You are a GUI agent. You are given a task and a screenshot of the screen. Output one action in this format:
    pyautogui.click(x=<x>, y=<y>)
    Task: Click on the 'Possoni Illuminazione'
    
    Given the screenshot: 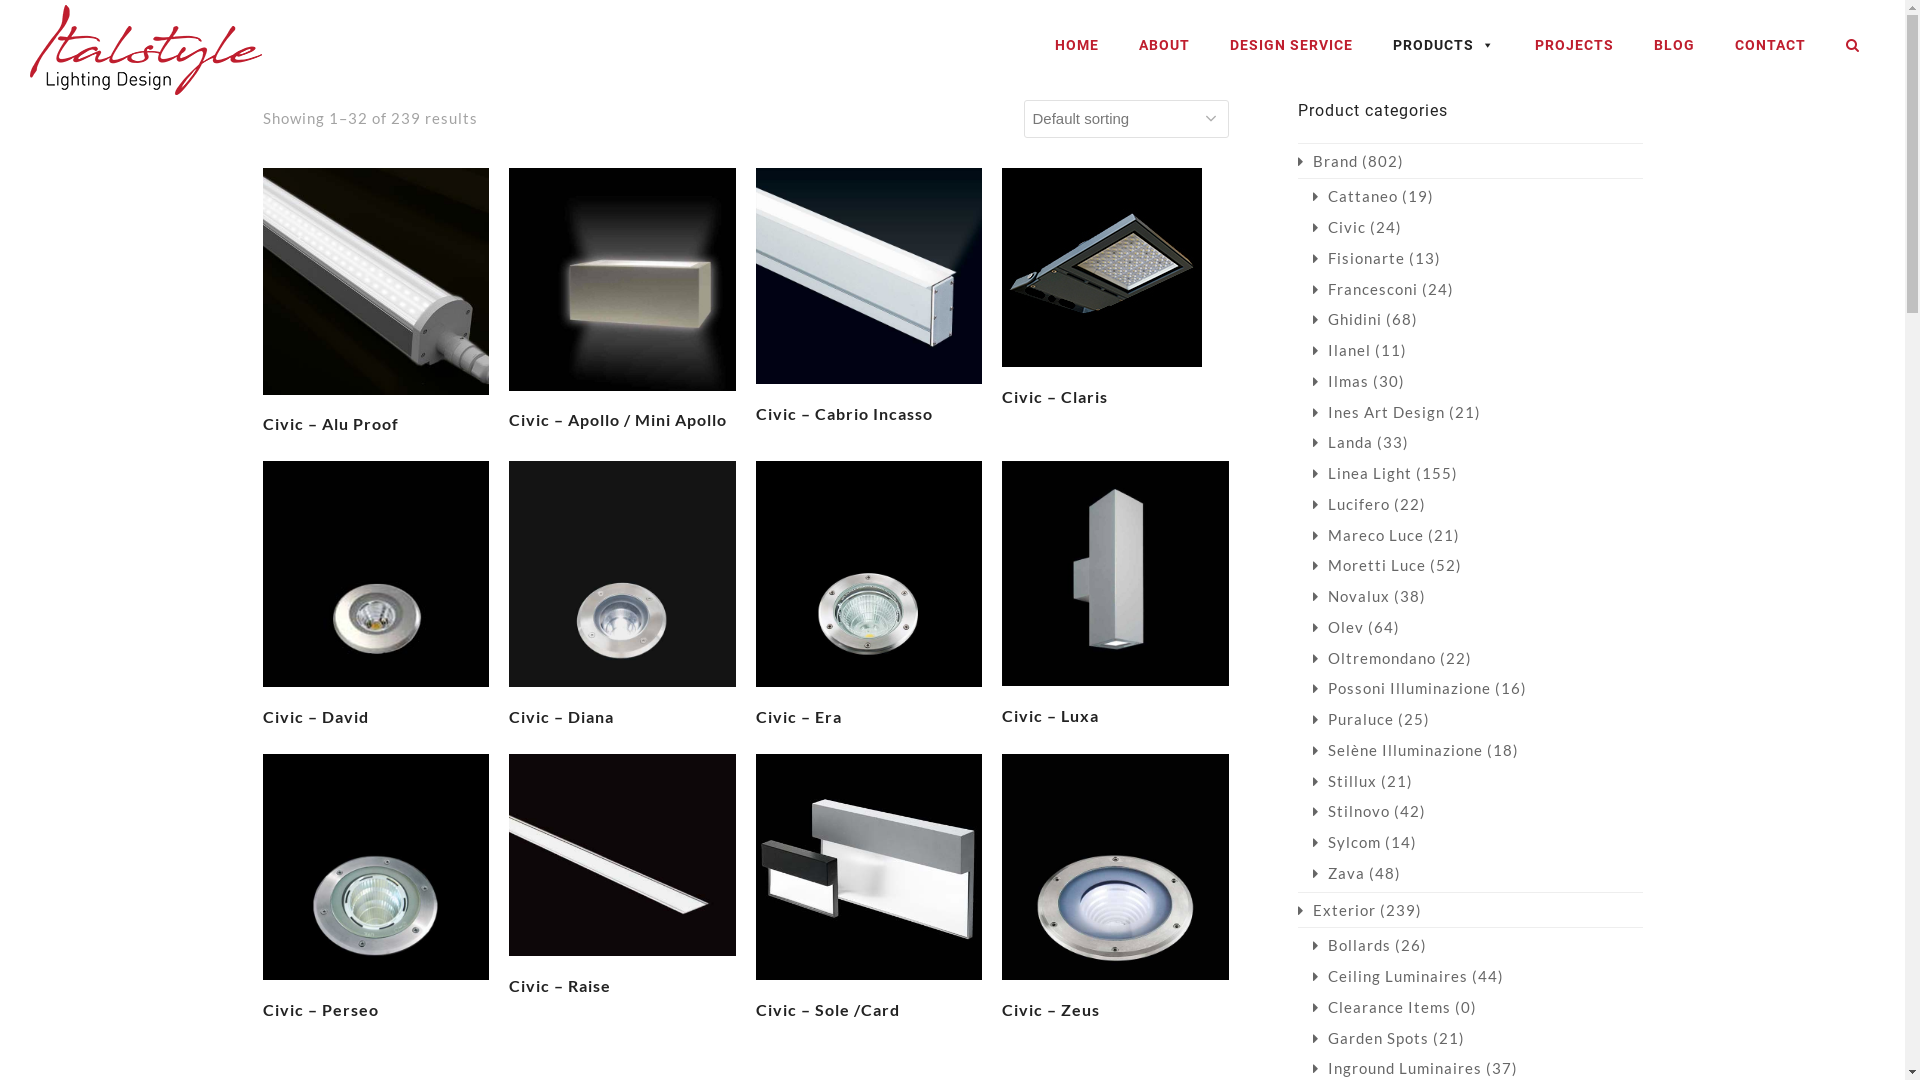 What is the action you would take?
    pyautogui.click(x=1400, y=686)
    